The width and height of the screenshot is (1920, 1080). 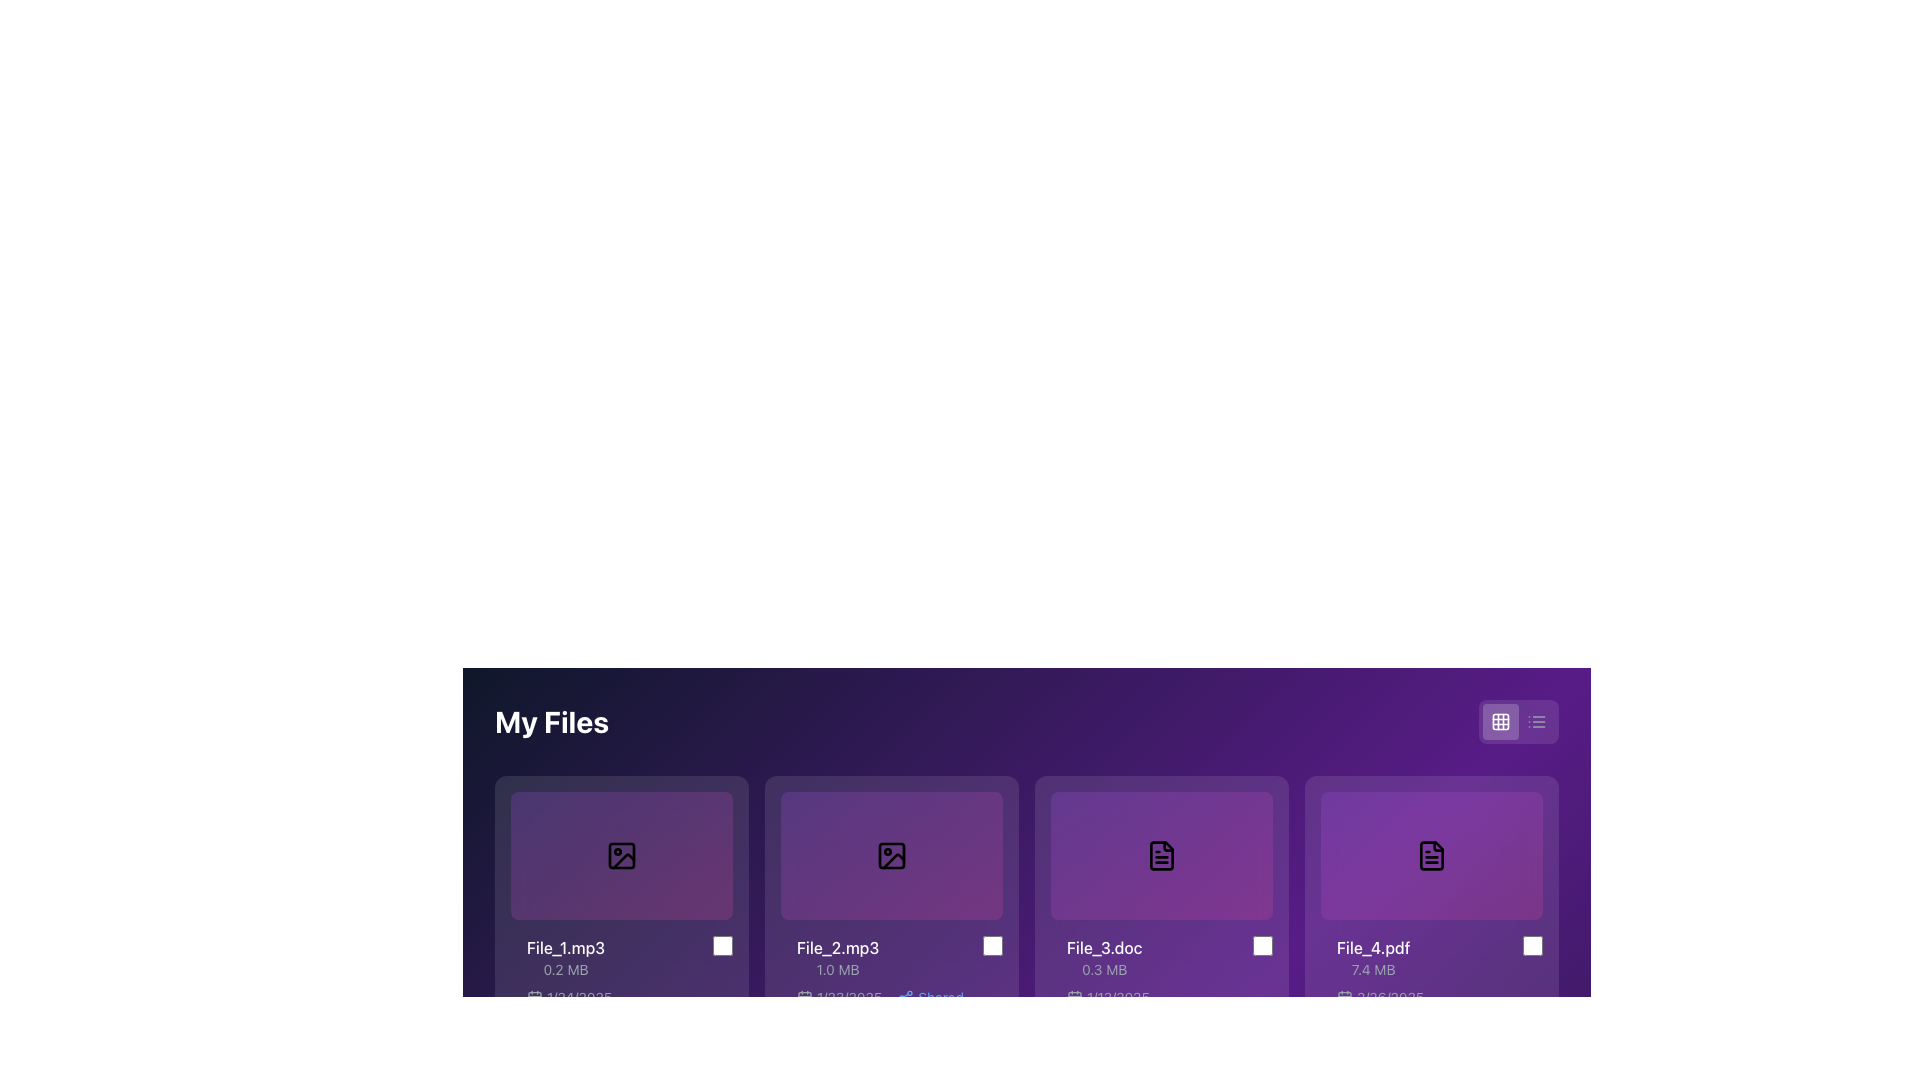 I want to click on the SVG icon representing the image placeholder for 'File_2.mp3', which is located on the second card in a horizontal list of files with a purple background, so click(x=891, y=855).